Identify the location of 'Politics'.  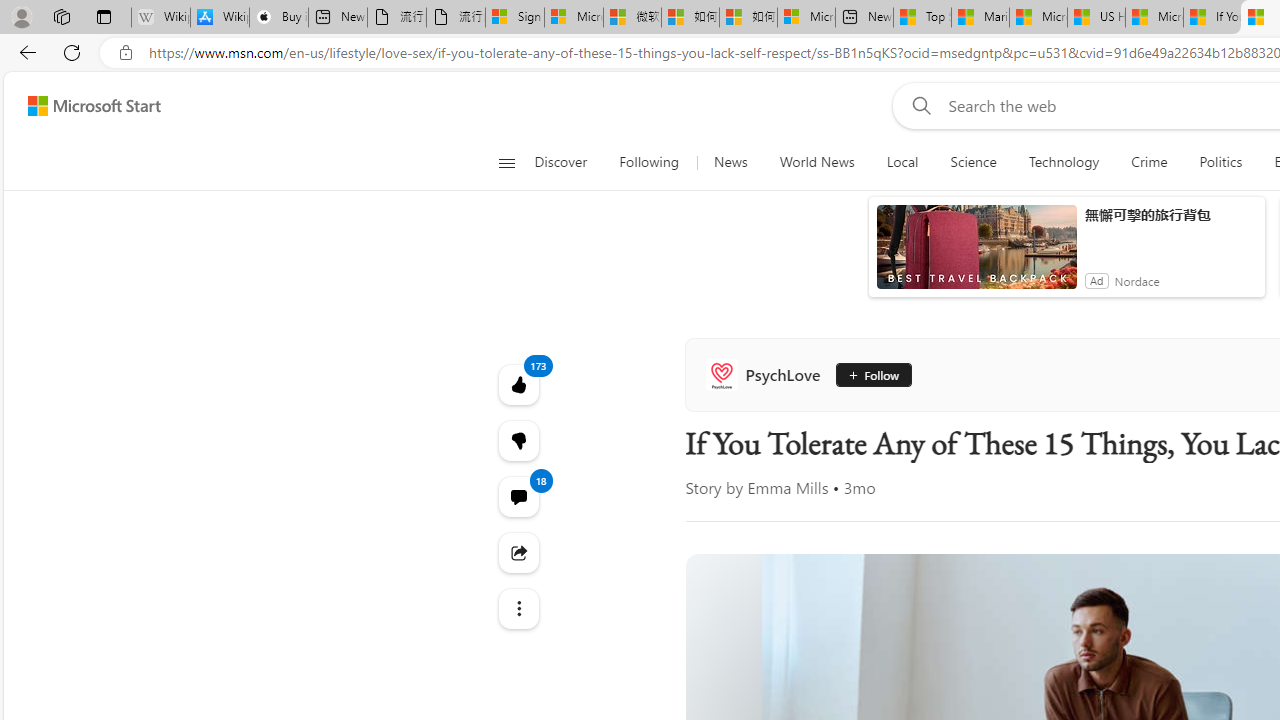
(1220, 162).